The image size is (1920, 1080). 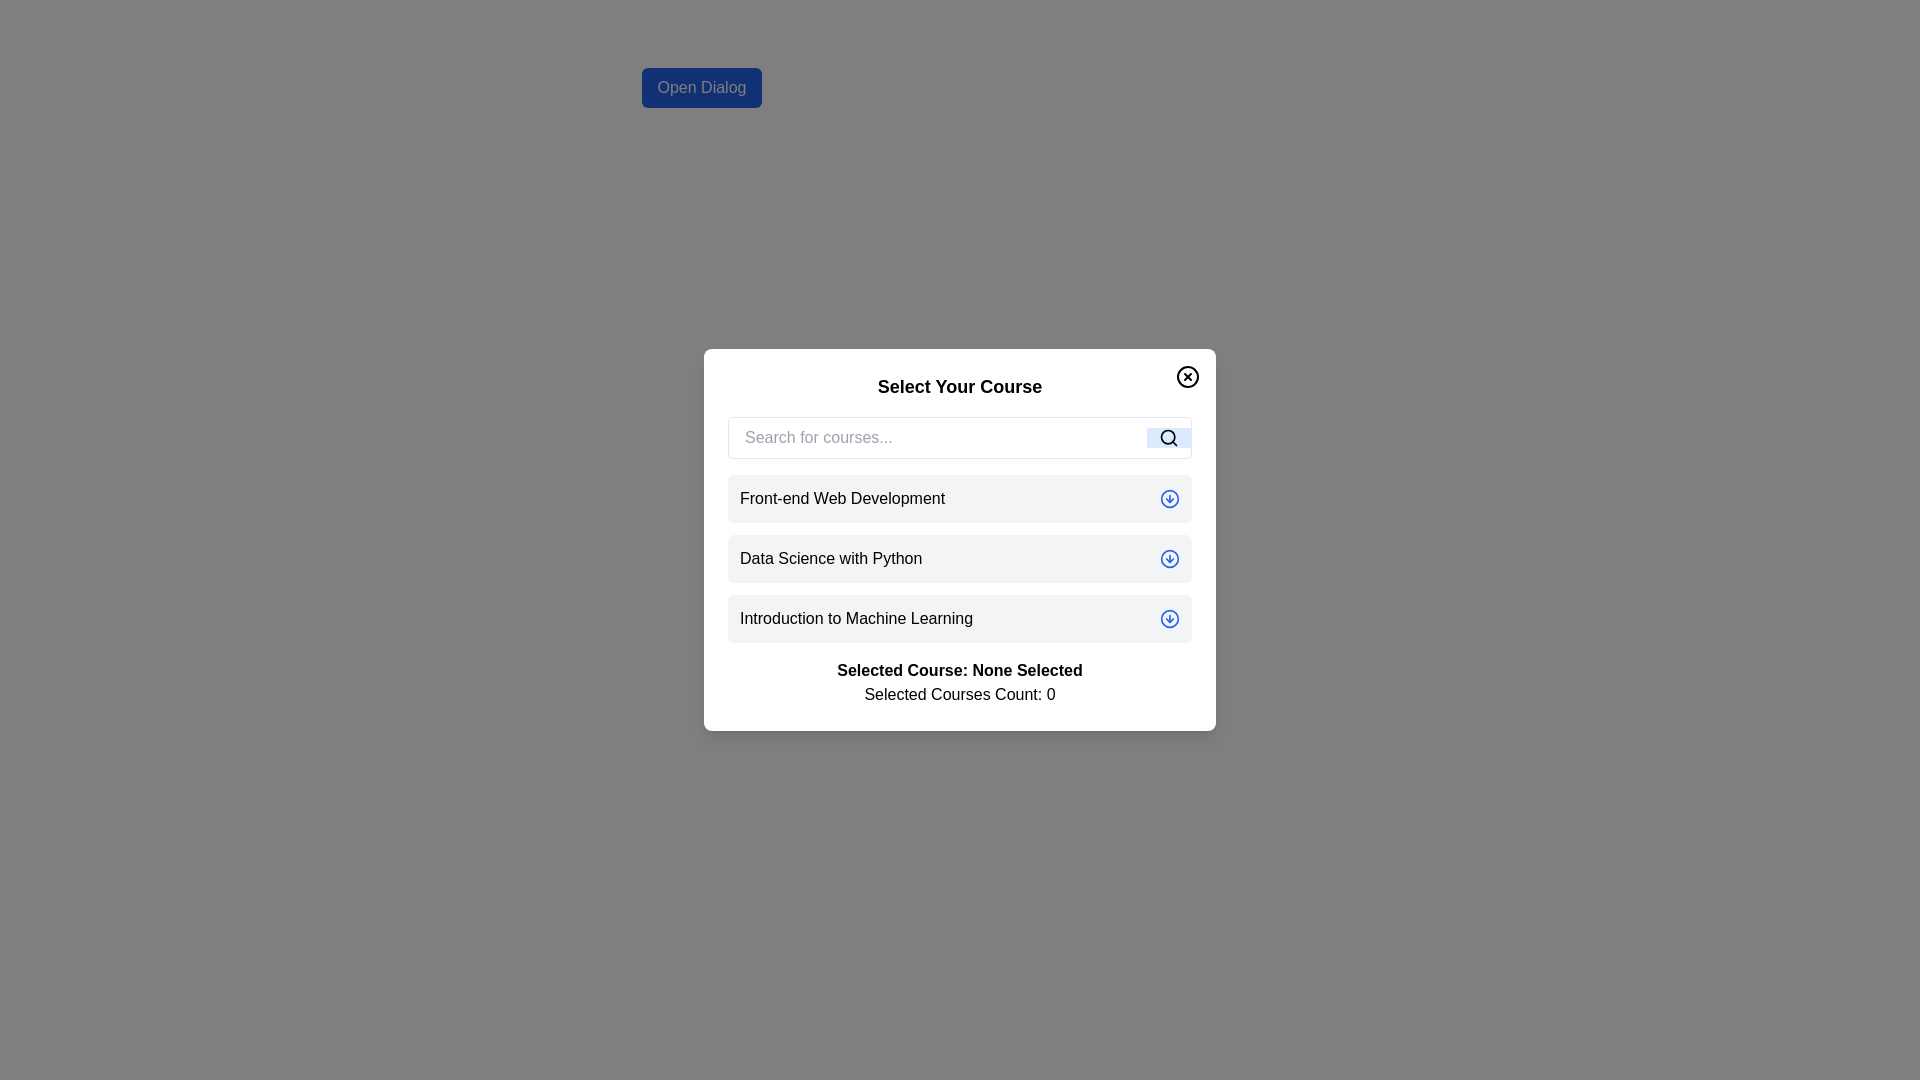 I want to click on the second item in the list for the 'Data Science with Python' course inside the 'Select Your Course' dialog box, so click(x=960, y=559).